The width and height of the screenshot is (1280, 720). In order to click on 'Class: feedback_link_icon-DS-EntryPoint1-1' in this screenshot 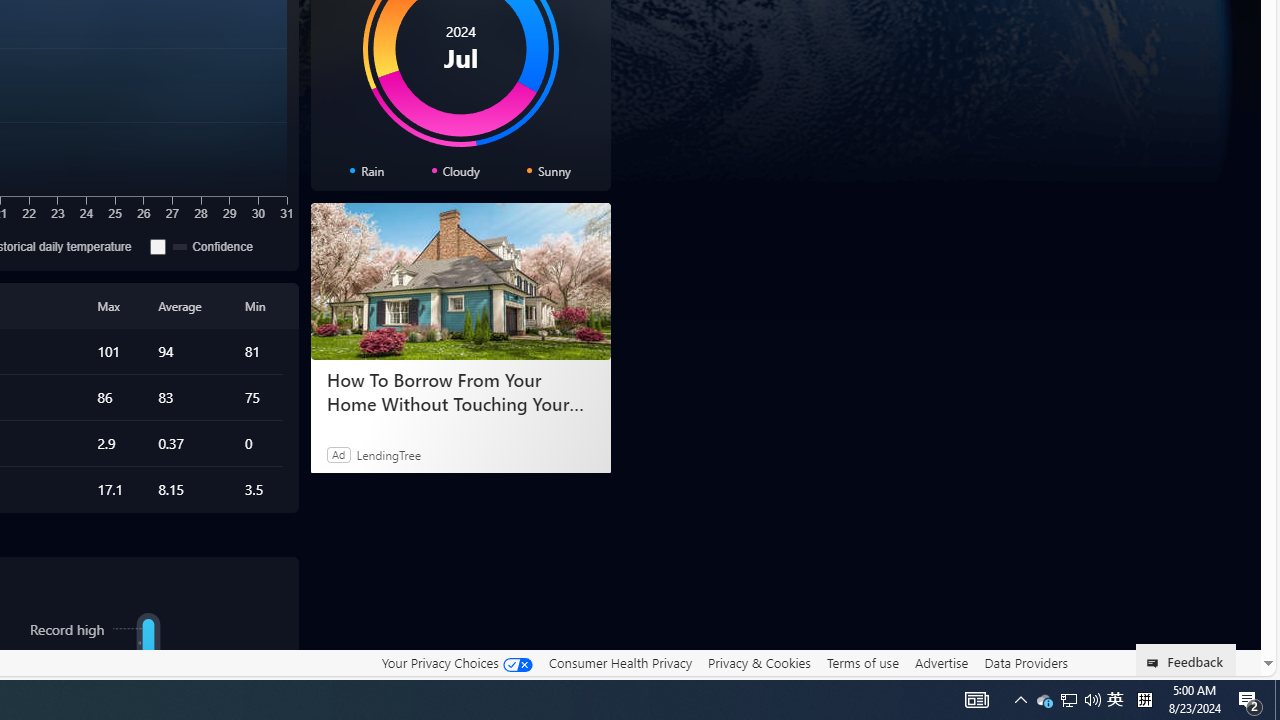, I will do `click(1156, 663)`.